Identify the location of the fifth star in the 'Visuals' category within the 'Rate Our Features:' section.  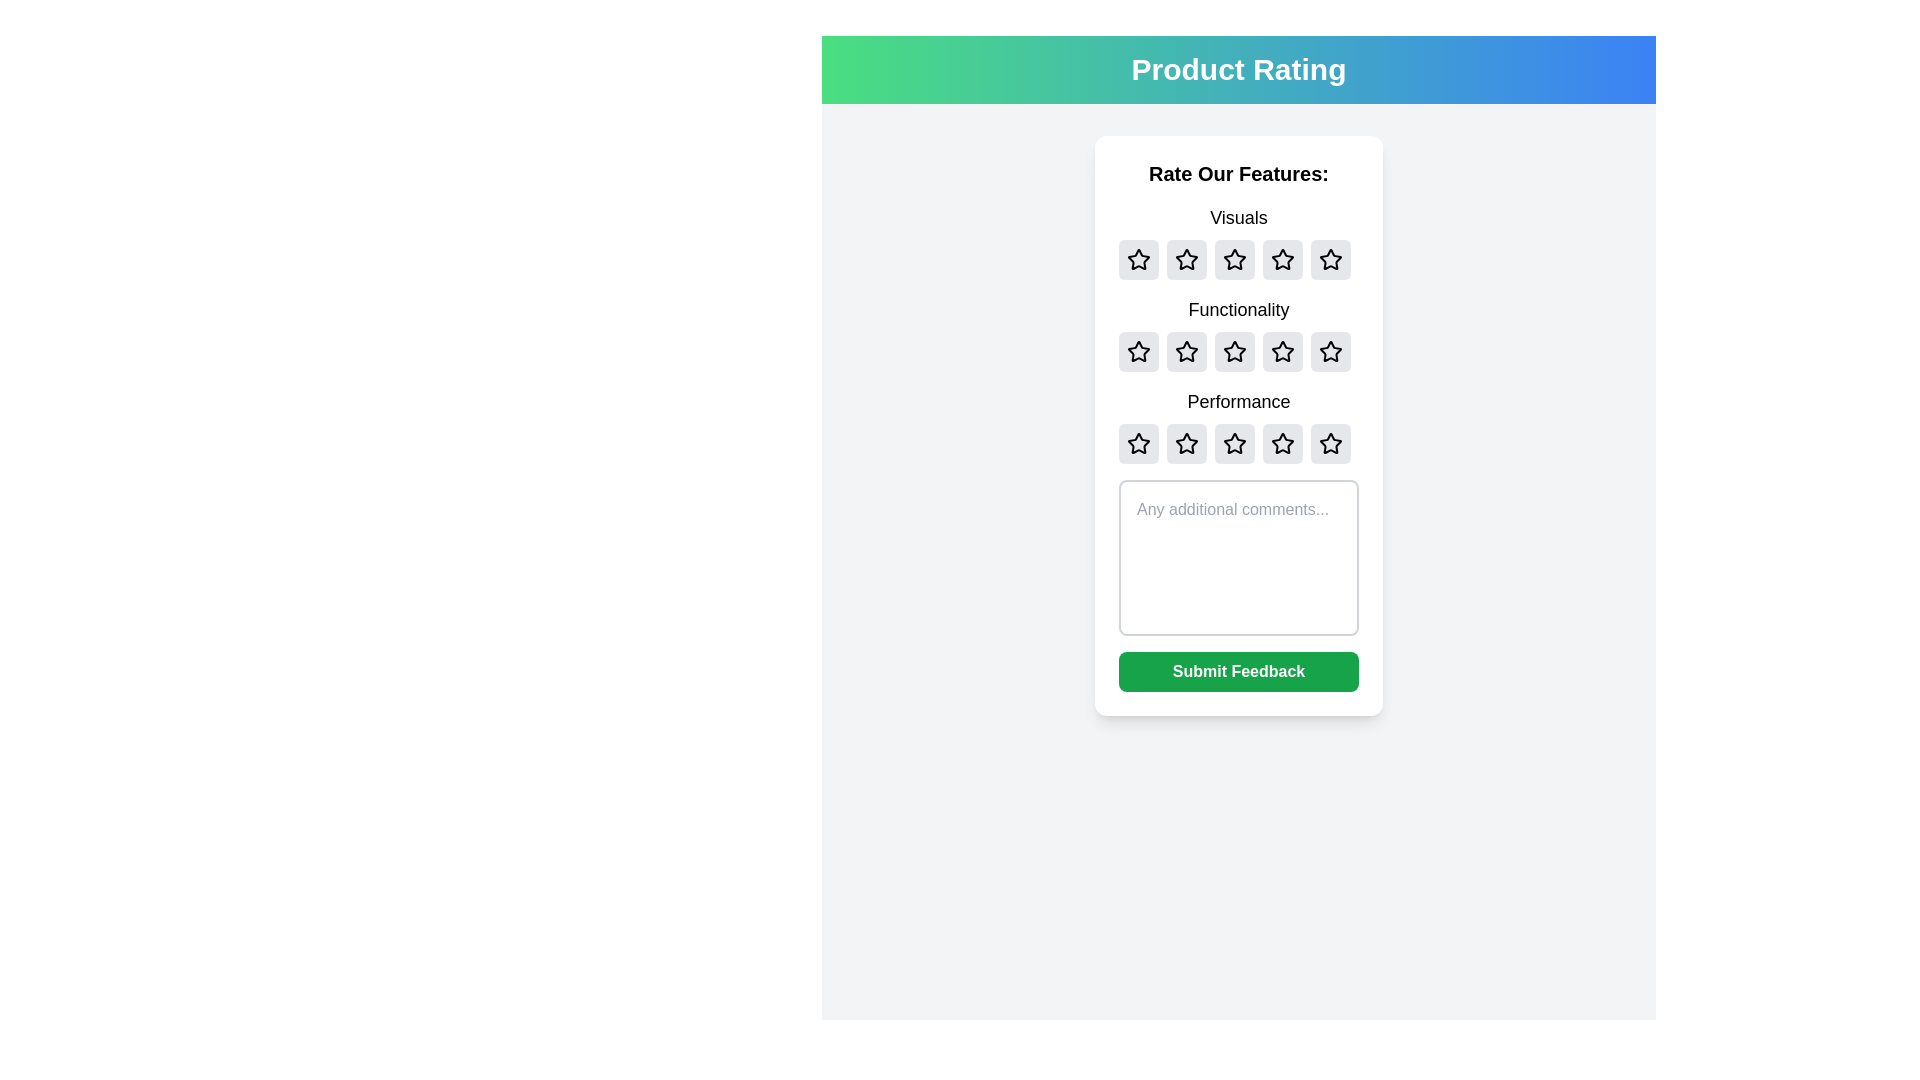
(1330, 258).